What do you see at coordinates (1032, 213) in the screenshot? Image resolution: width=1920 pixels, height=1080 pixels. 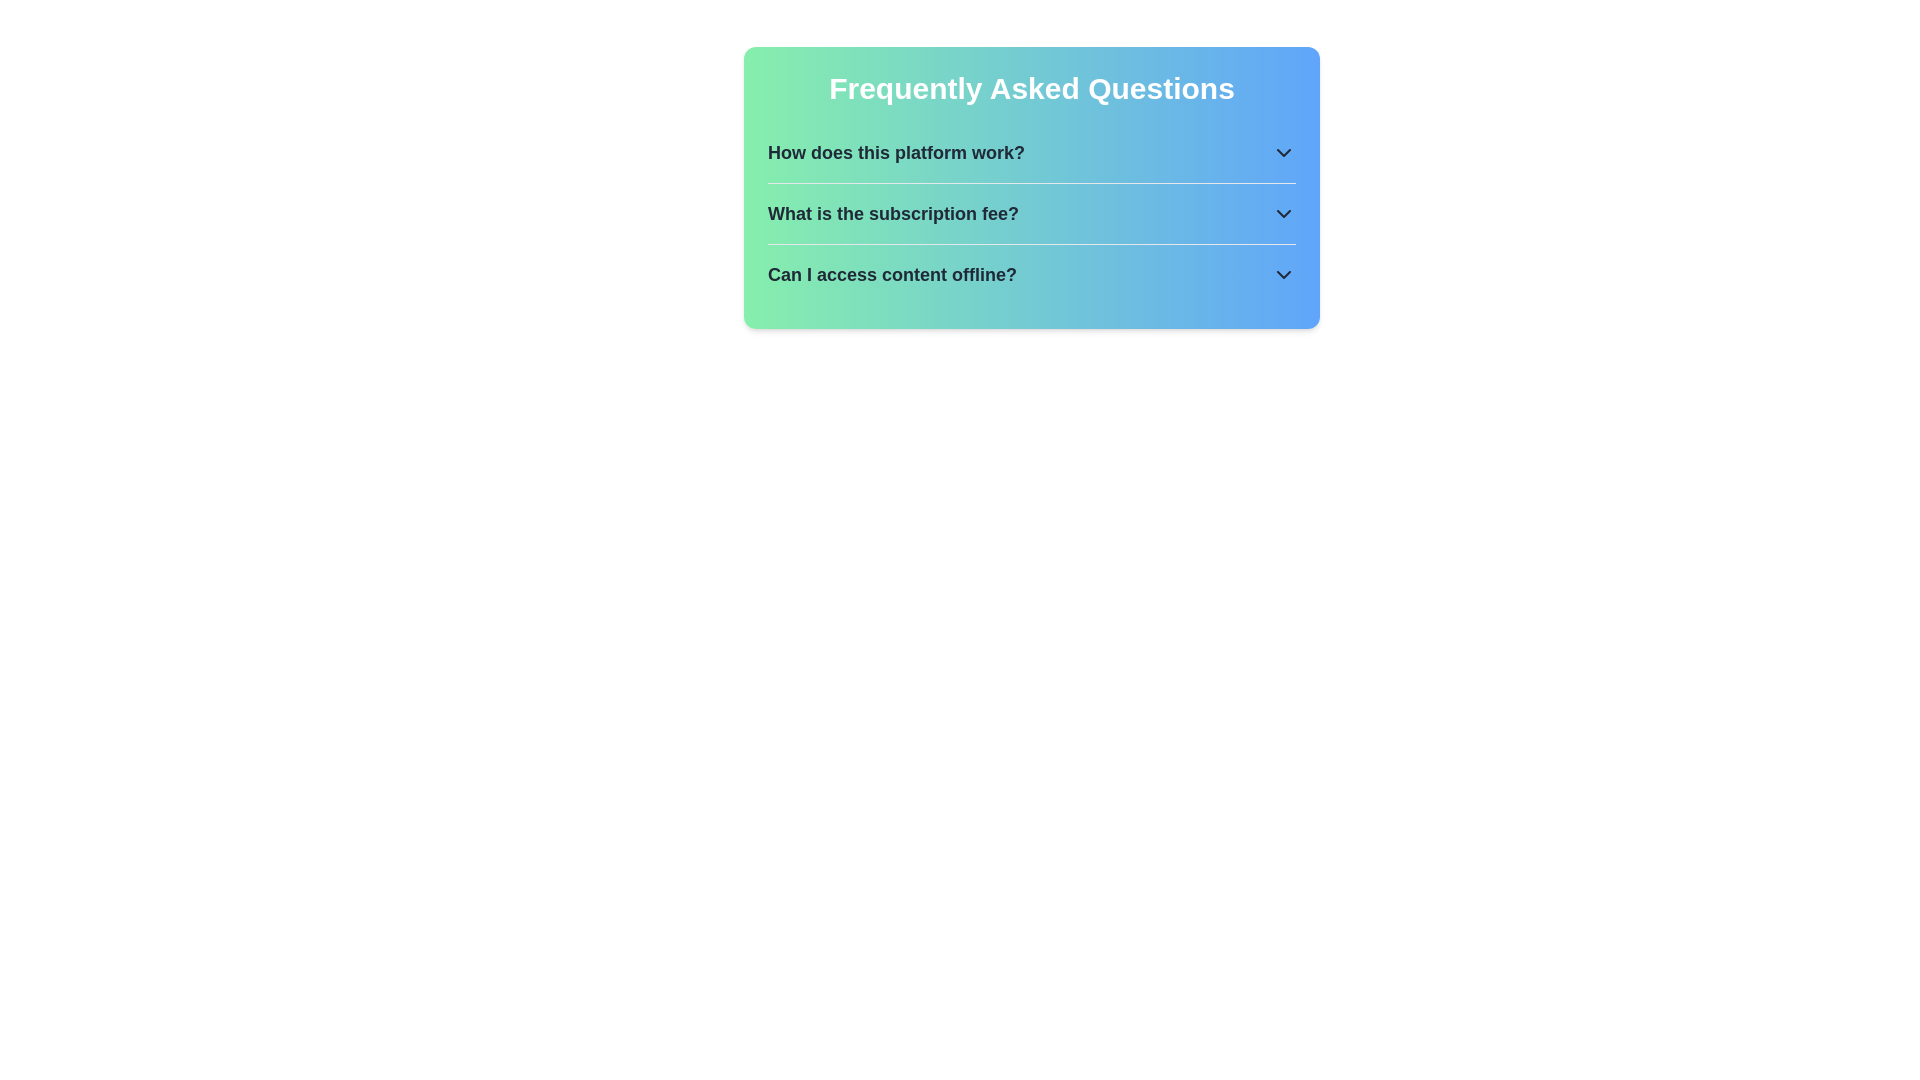 I see `the second FAQ question item` at bounding box center [1032, 213].